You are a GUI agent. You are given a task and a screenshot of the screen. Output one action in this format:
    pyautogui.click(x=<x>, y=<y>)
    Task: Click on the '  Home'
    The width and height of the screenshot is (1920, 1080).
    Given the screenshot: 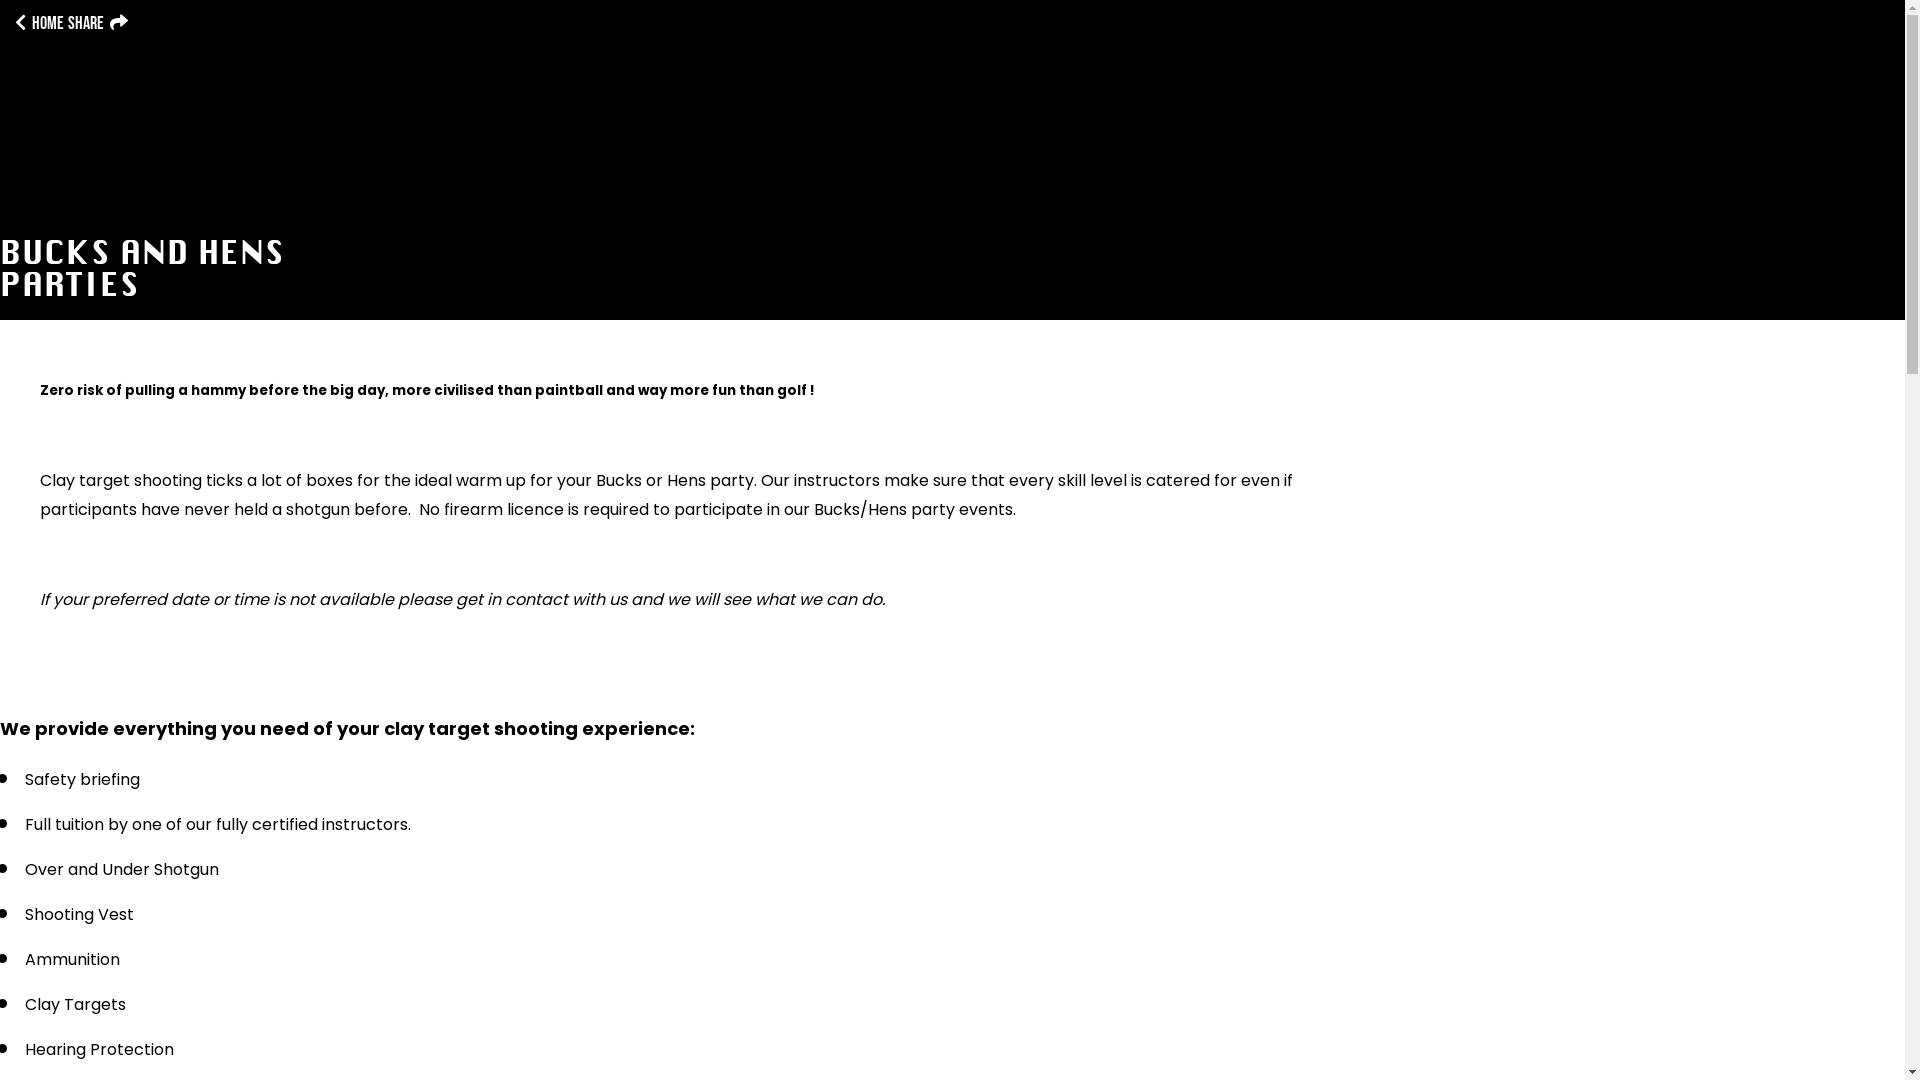 What is the action you would take?
    pyautogui.click(x=39, y=23)
    